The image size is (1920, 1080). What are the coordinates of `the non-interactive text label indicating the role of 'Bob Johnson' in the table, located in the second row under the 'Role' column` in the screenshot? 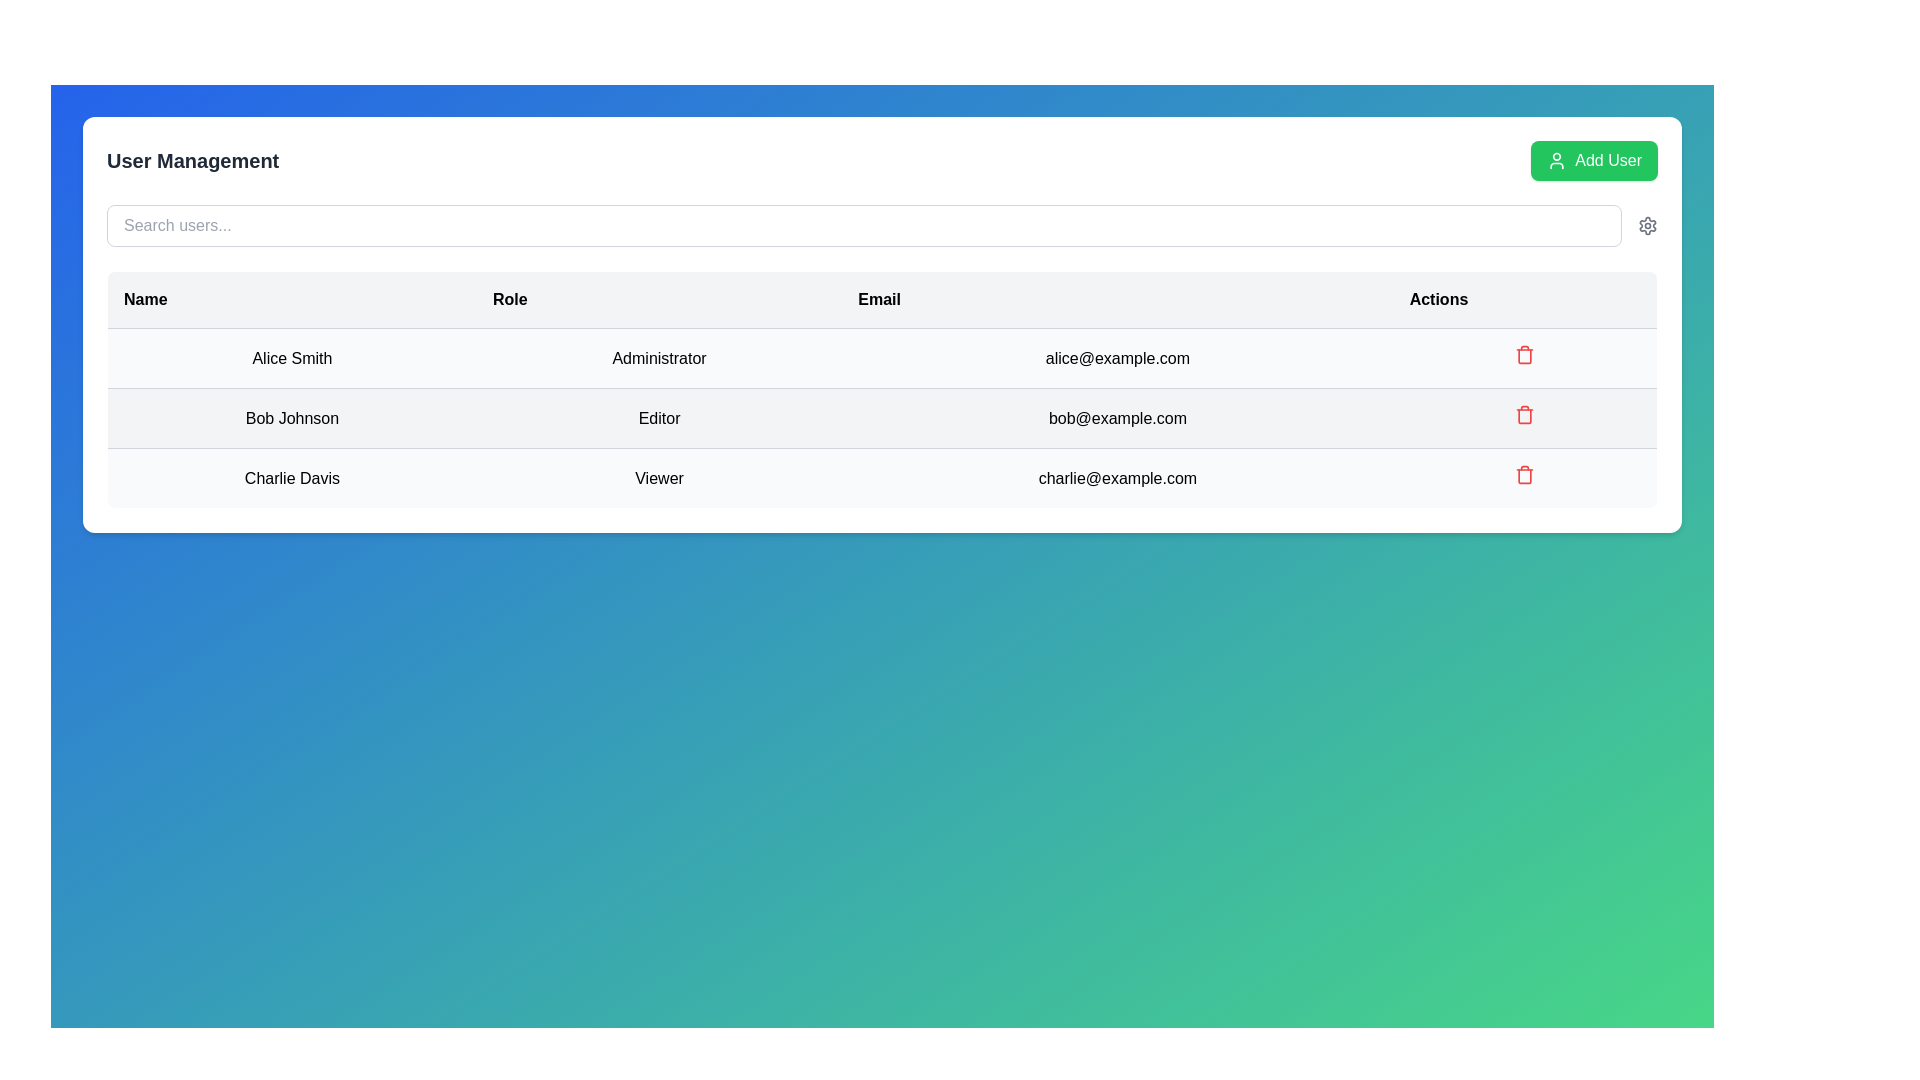 It's located at (659, 417).